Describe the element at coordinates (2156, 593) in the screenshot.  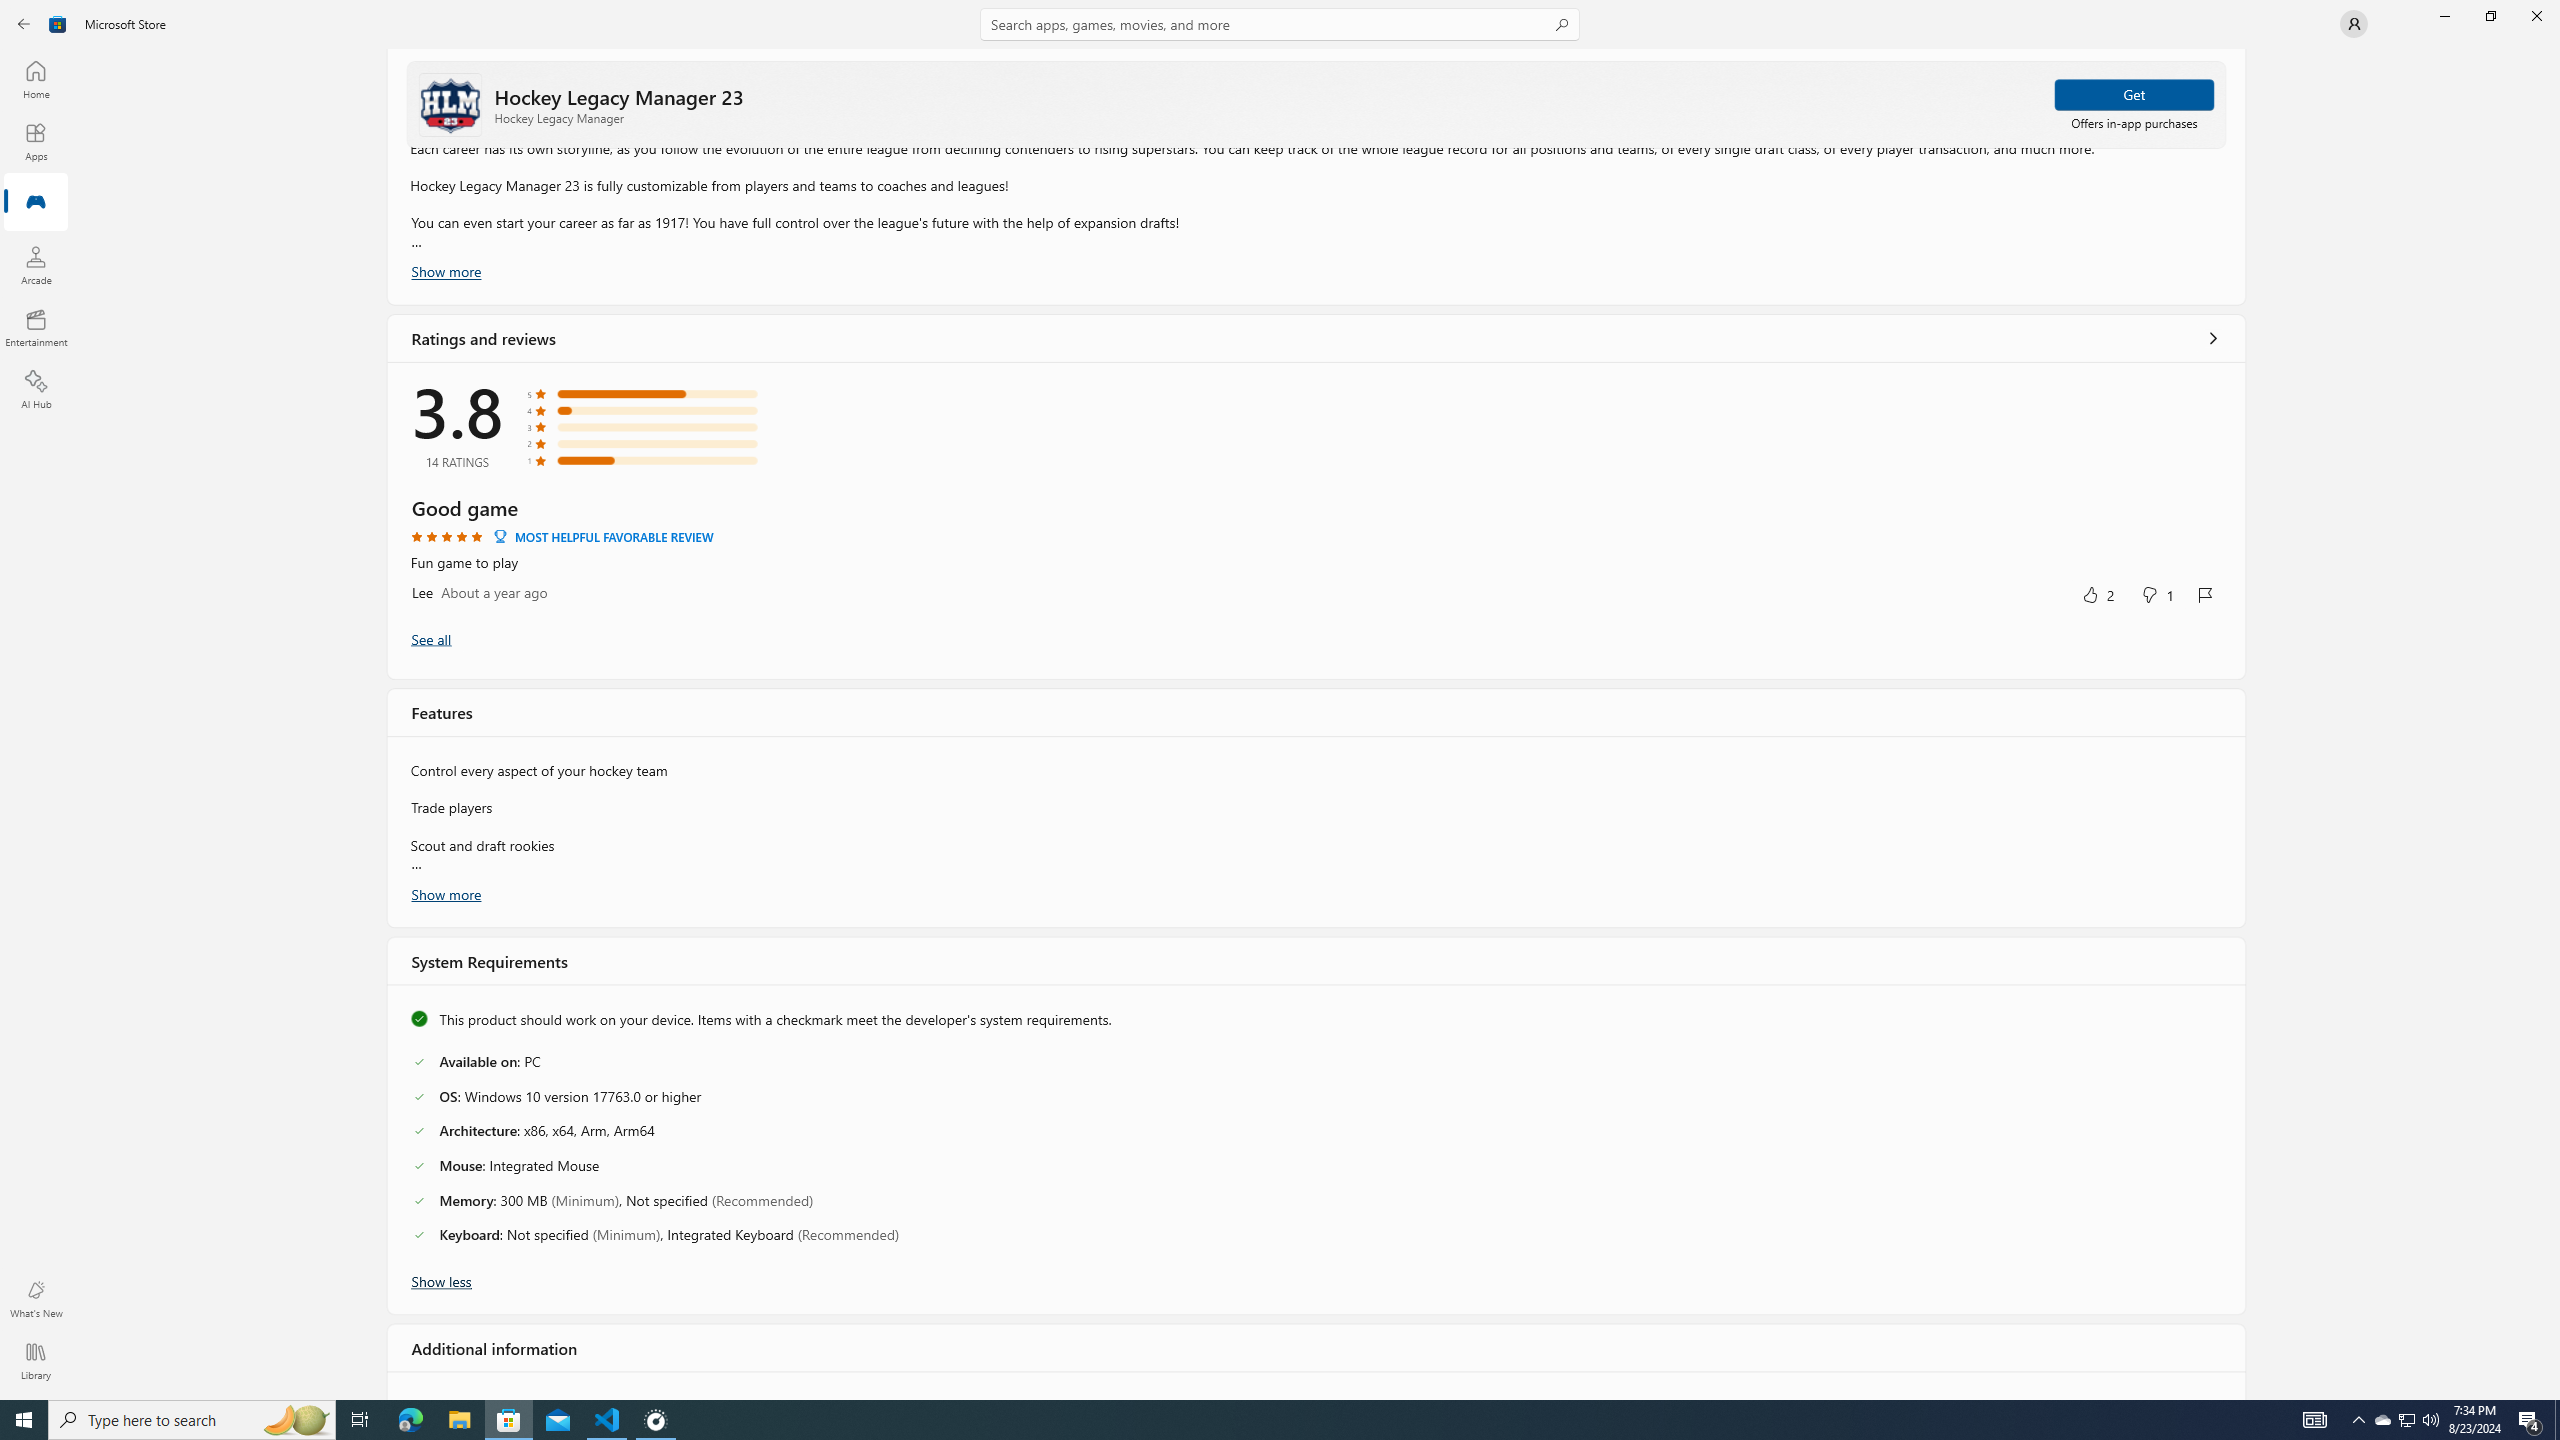
I see `'No, this was not helpful. 1 votes.'` at that location.